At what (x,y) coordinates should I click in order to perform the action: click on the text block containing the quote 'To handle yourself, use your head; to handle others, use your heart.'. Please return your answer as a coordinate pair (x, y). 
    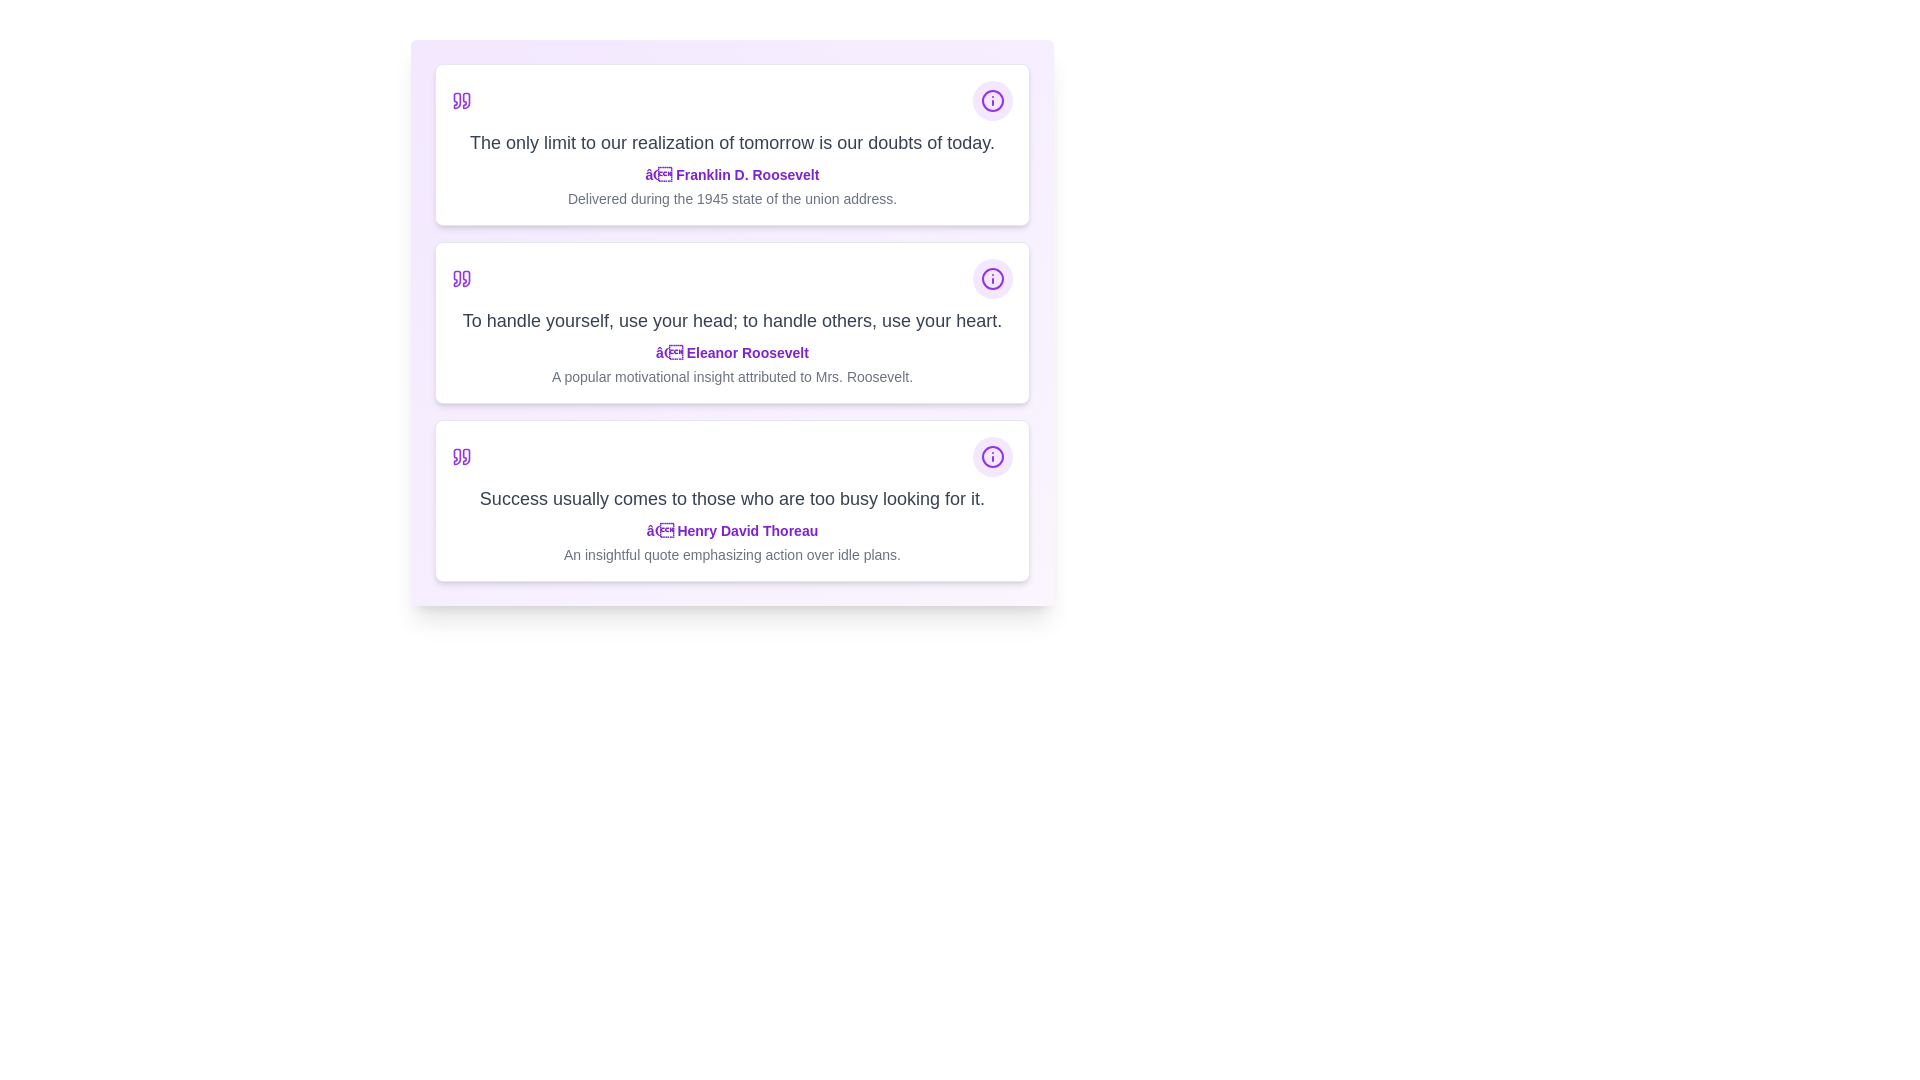
    Looking at the image, I should click on (731, 319).